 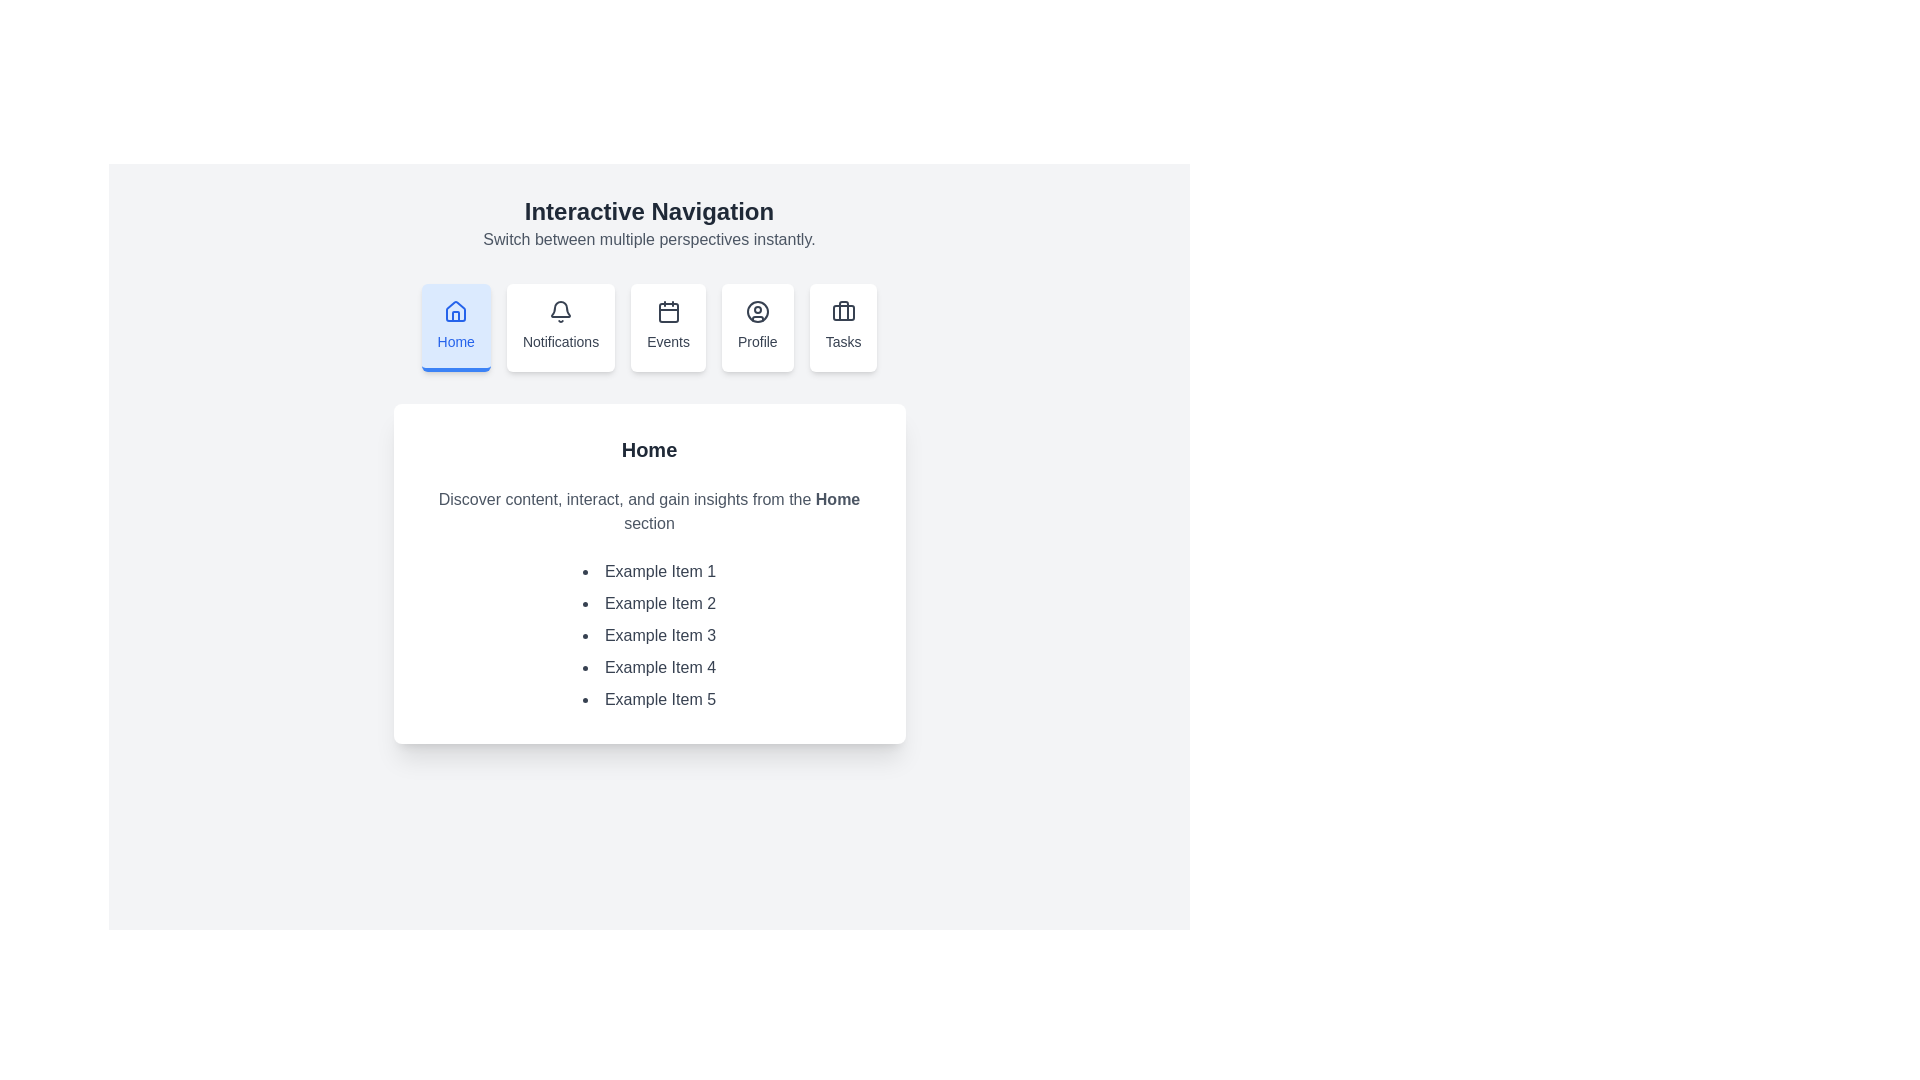 I want to click on the briefcase icon within the 'Tasks' button in the top navigation bar, so click(x=843, y=312).